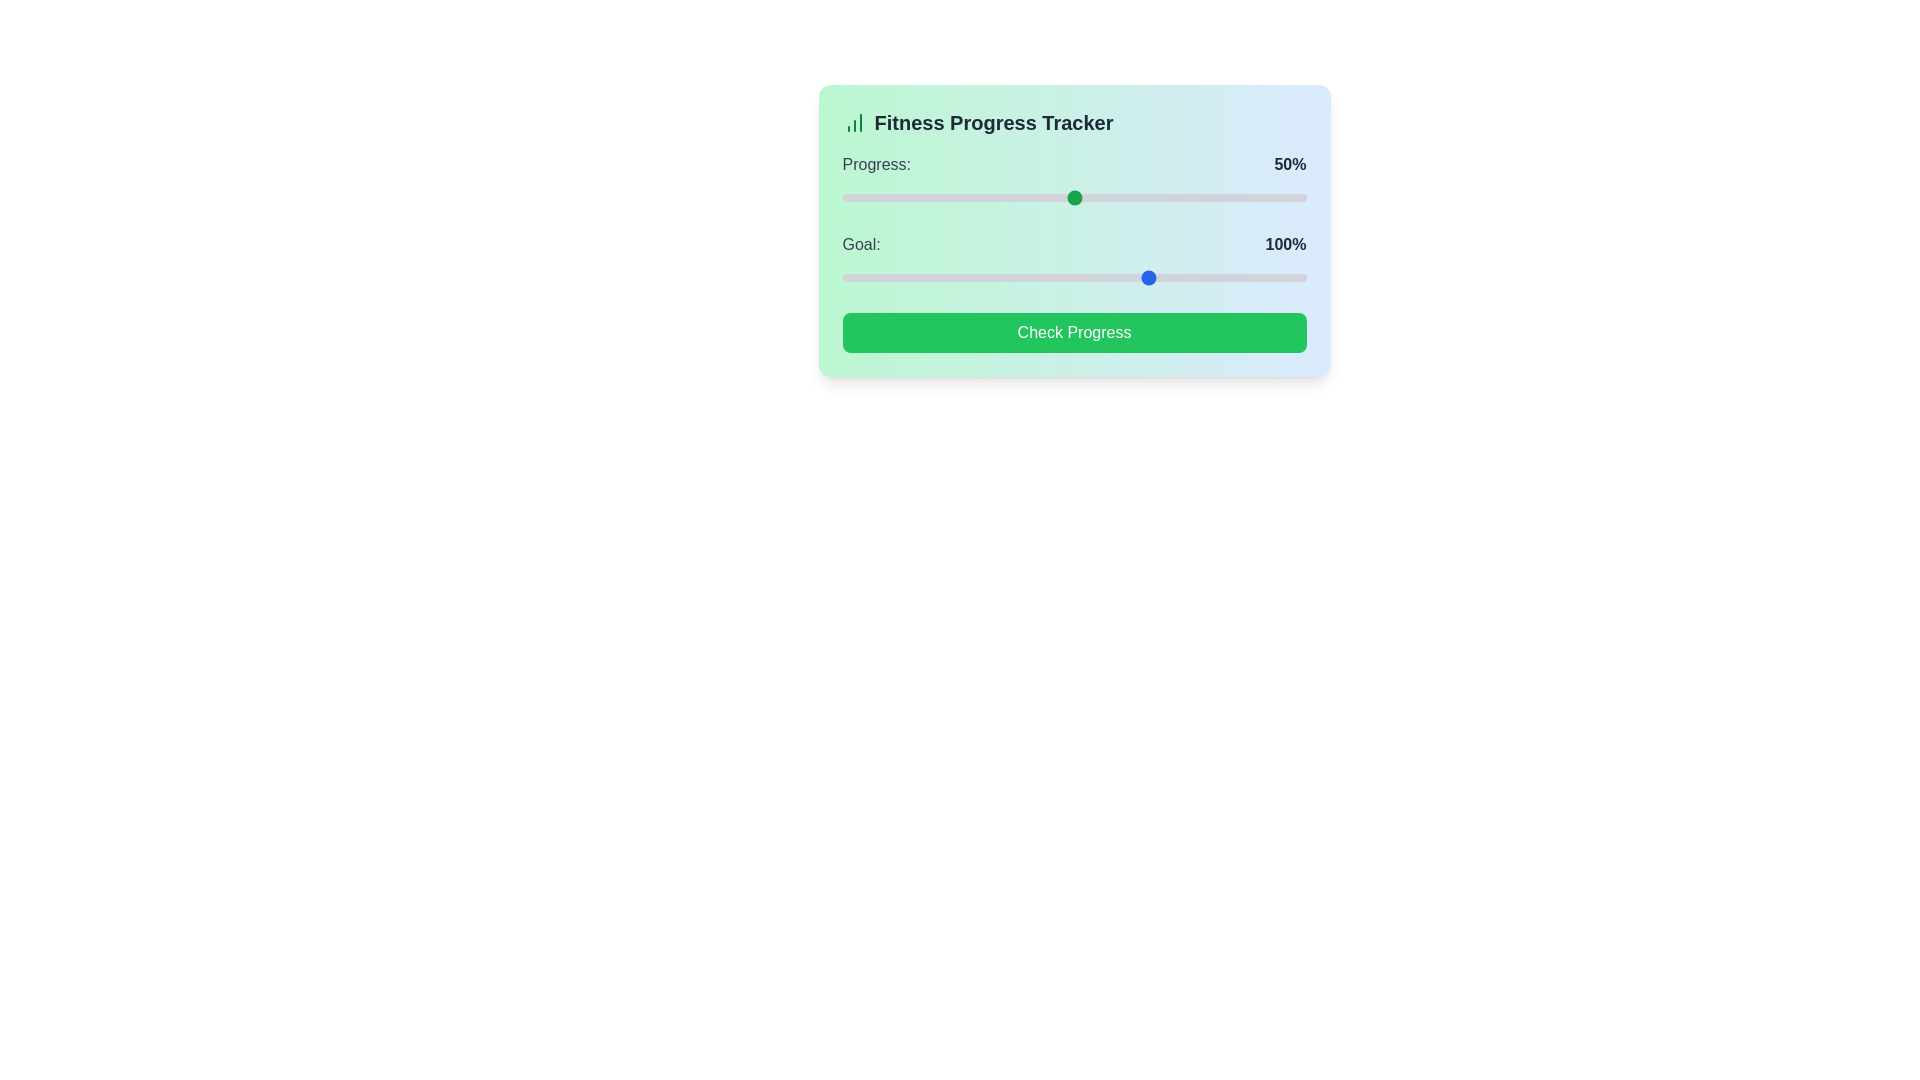  What do you see at coordinates (1110, 197) in the screenshot?
I see `the progress slider to 58%` at bounding box center [1110, 197].